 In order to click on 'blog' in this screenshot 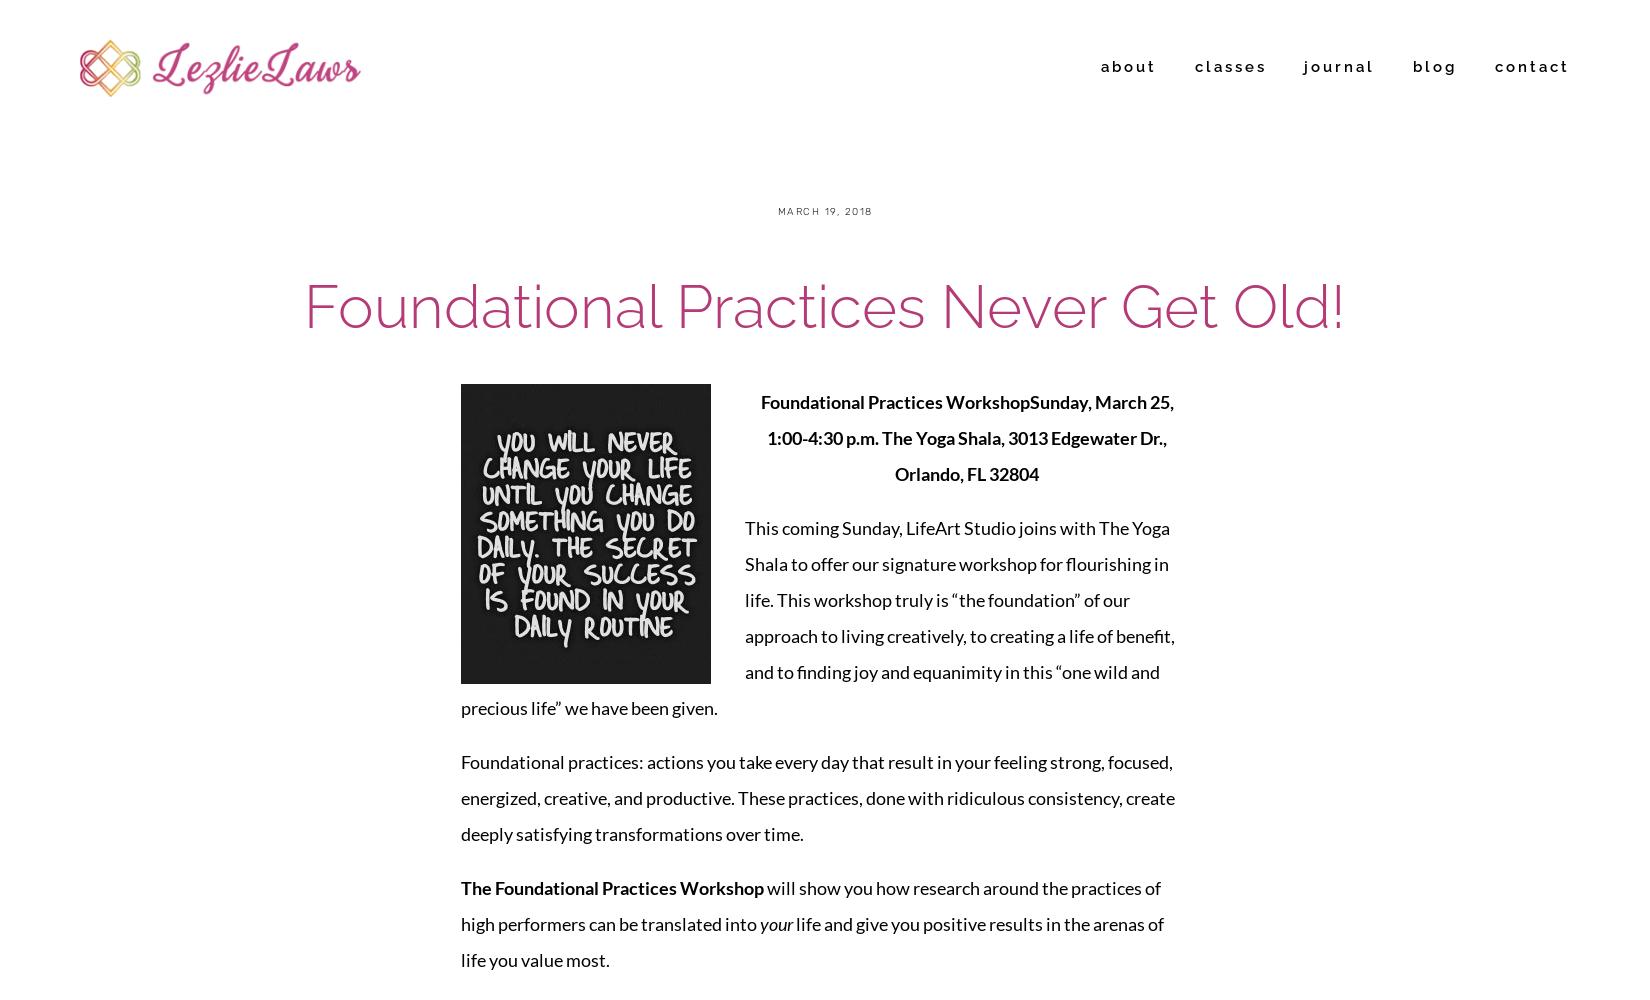, I will do `click(1434, 66)`.